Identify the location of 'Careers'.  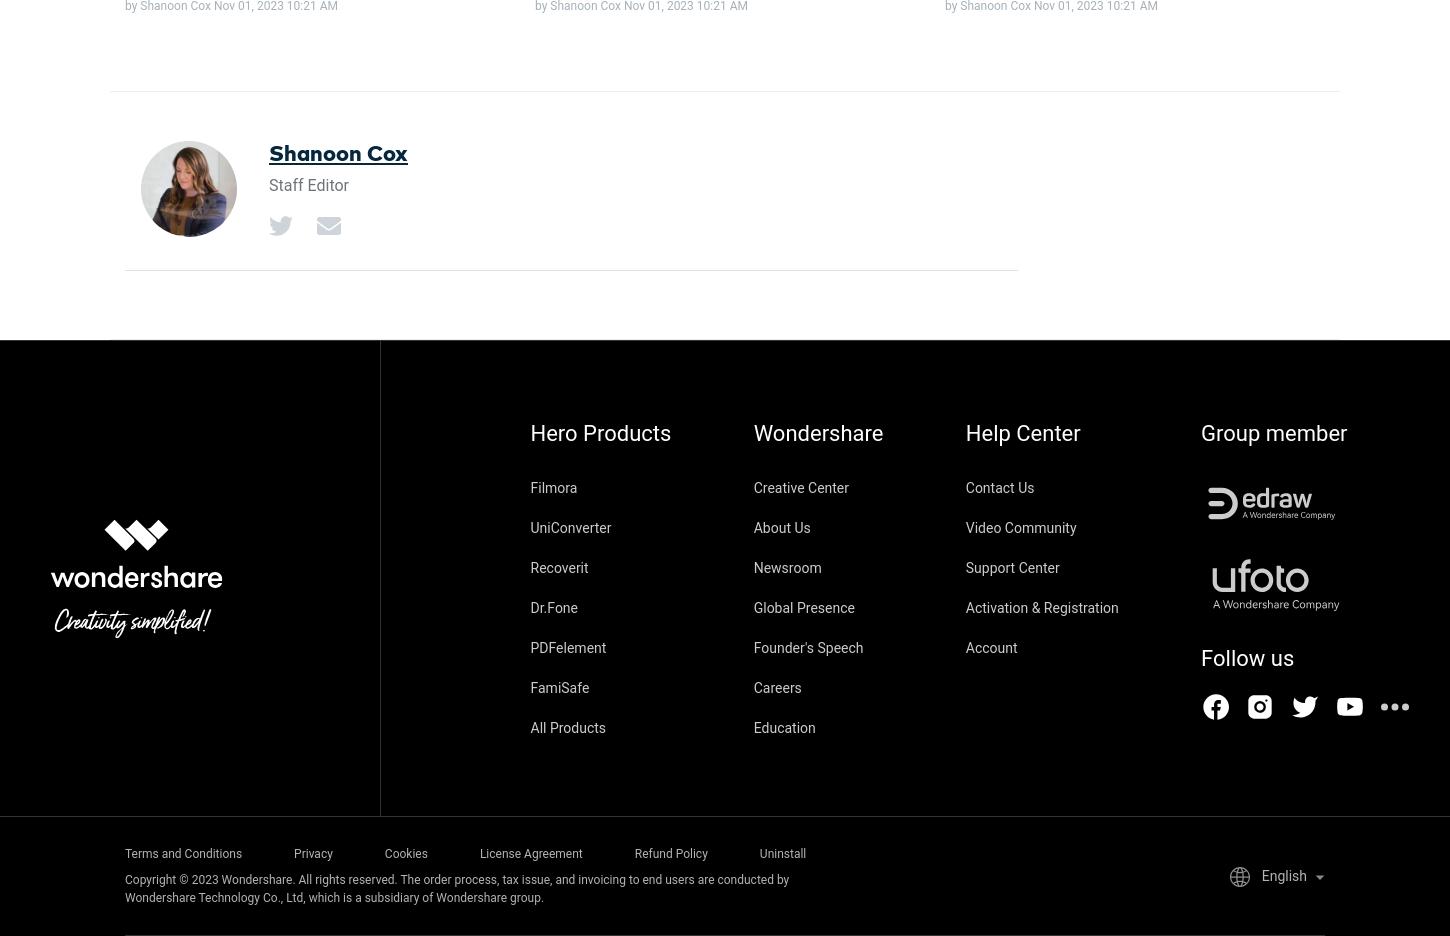
(777, 687).